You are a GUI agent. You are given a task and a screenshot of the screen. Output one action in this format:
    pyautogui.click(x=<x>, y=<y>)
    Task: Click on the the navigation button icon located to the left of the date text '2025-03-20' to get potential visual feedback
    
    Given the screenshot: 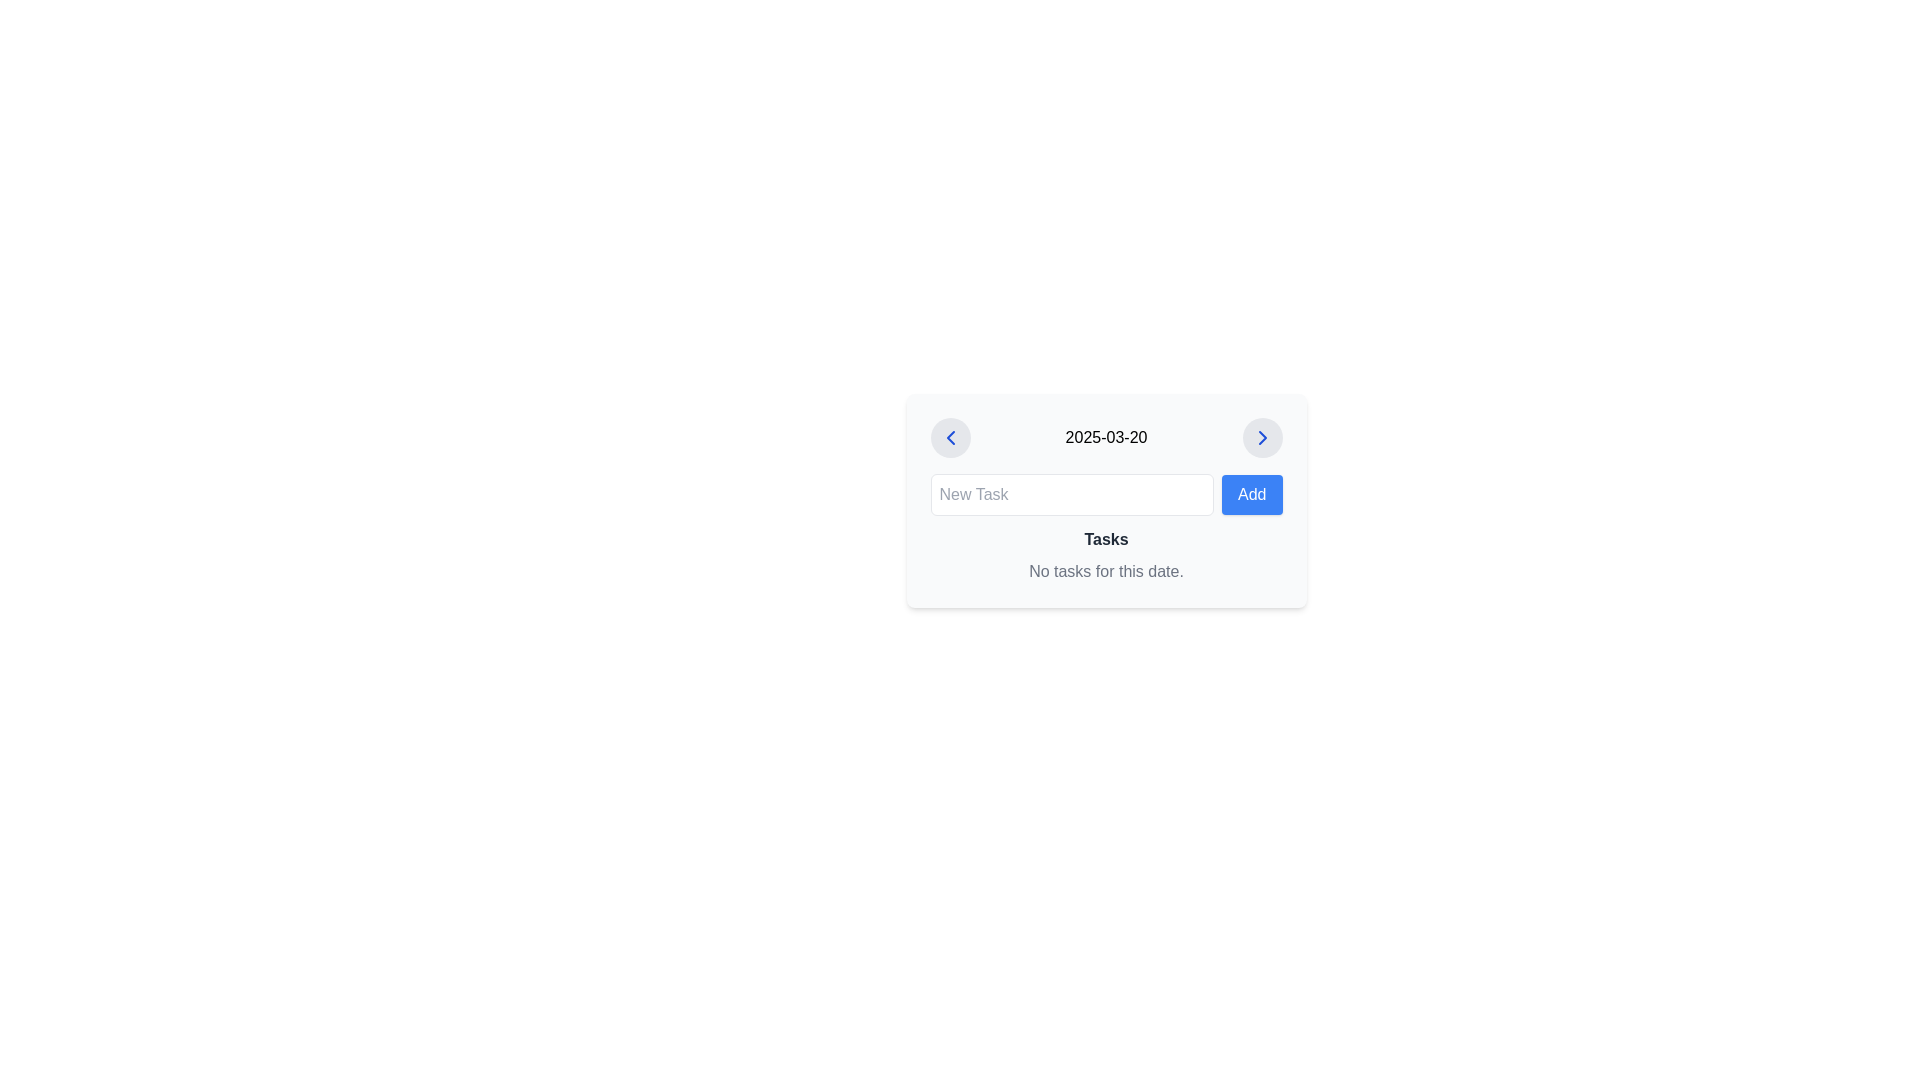 What is the action you would take?
    pyautogui.click(x=949, y=437)
    